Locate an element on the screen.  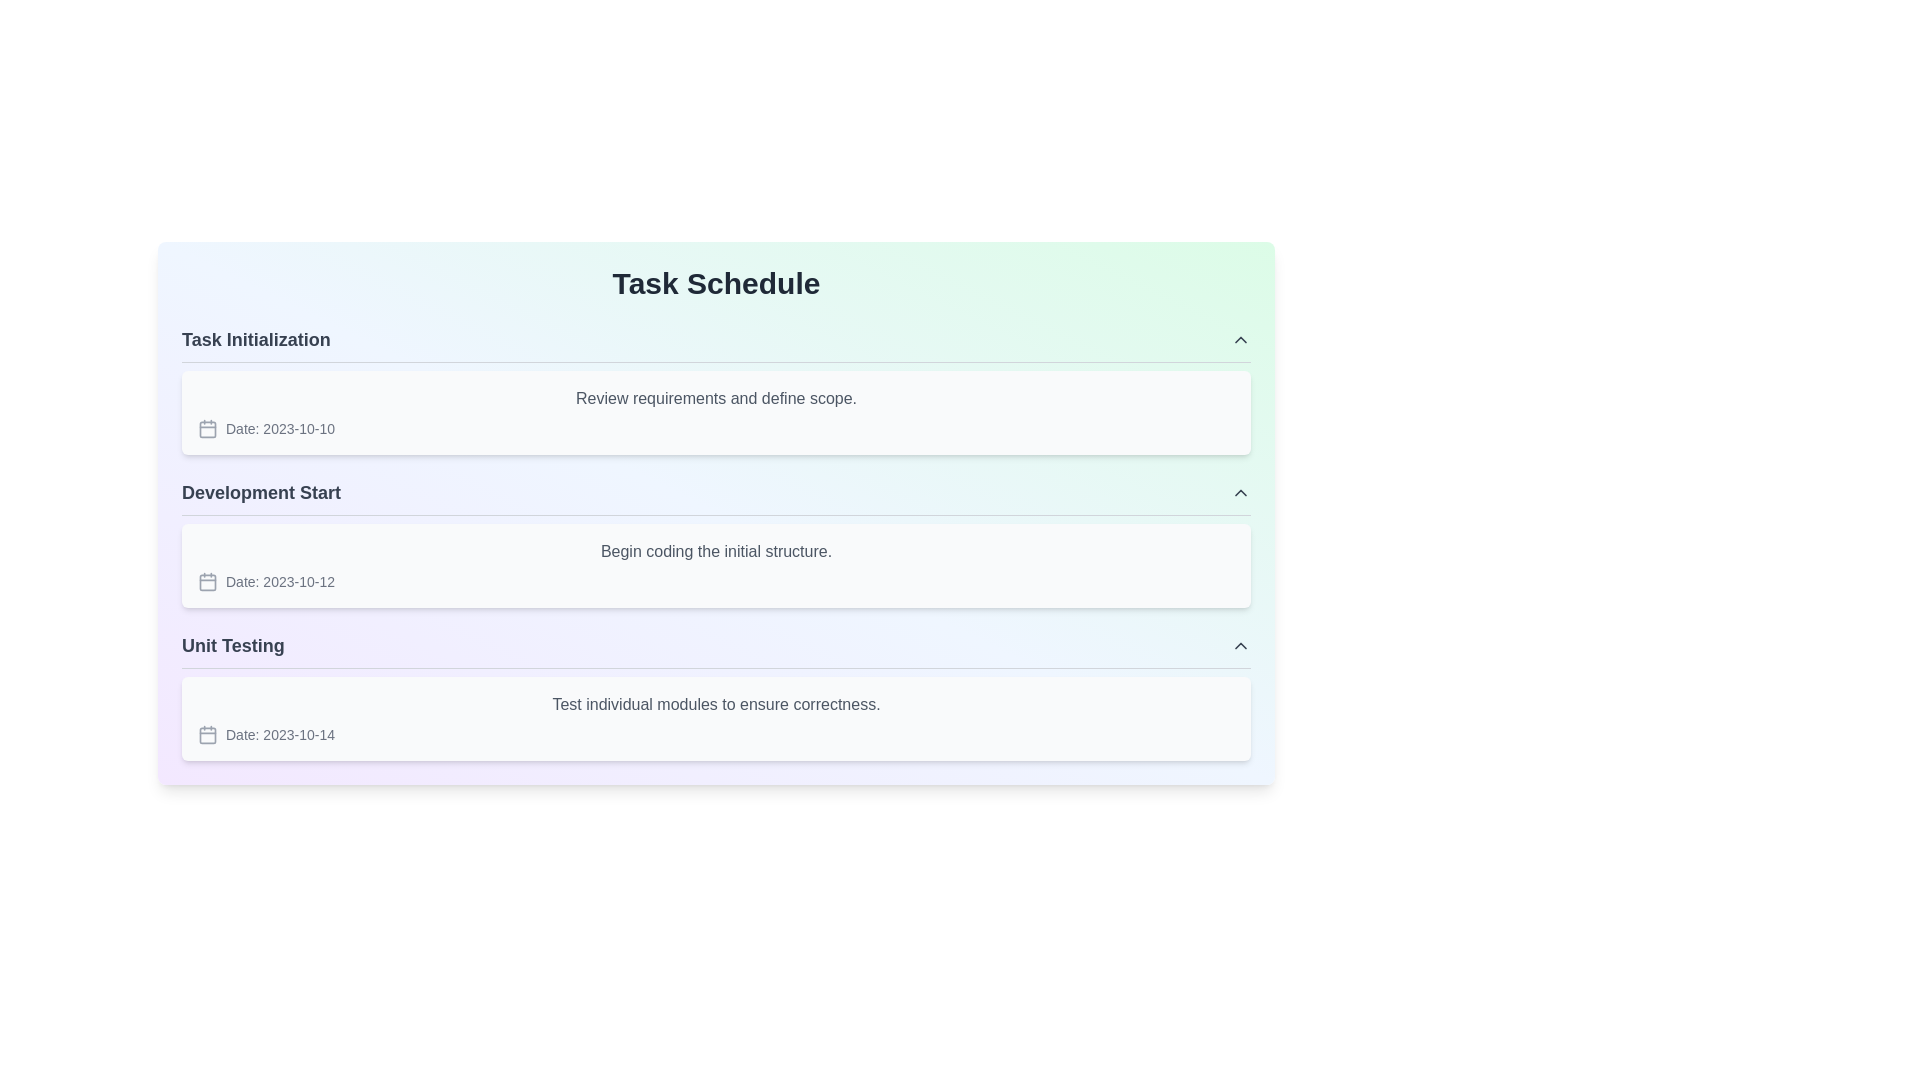
the chevron button on the right side of the 'Development Start' section header is located at coordinates (1240, 493).